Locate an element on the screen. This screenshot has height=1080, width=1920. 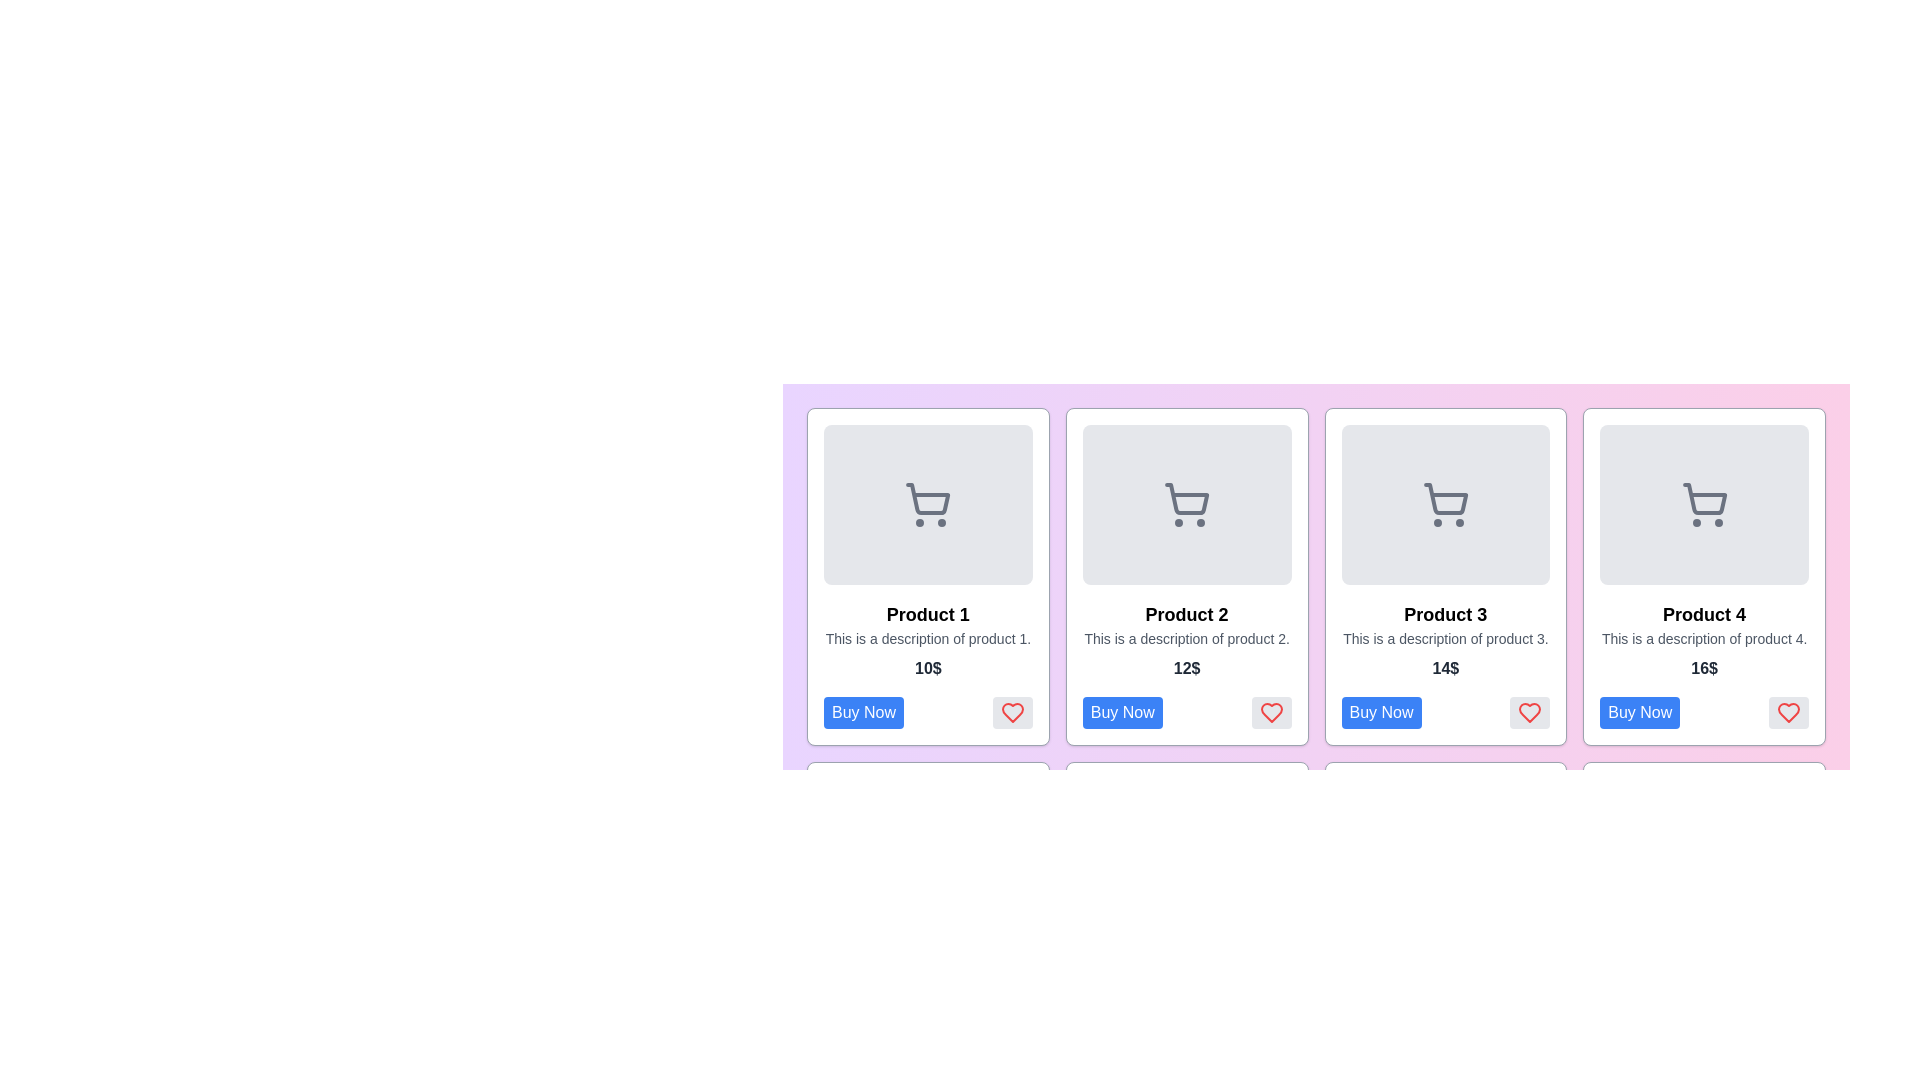
the 'Buy Now' button with a blue background and white text, located within the fourth product card, to initiate purchase is located at coordinates (1640, 712).